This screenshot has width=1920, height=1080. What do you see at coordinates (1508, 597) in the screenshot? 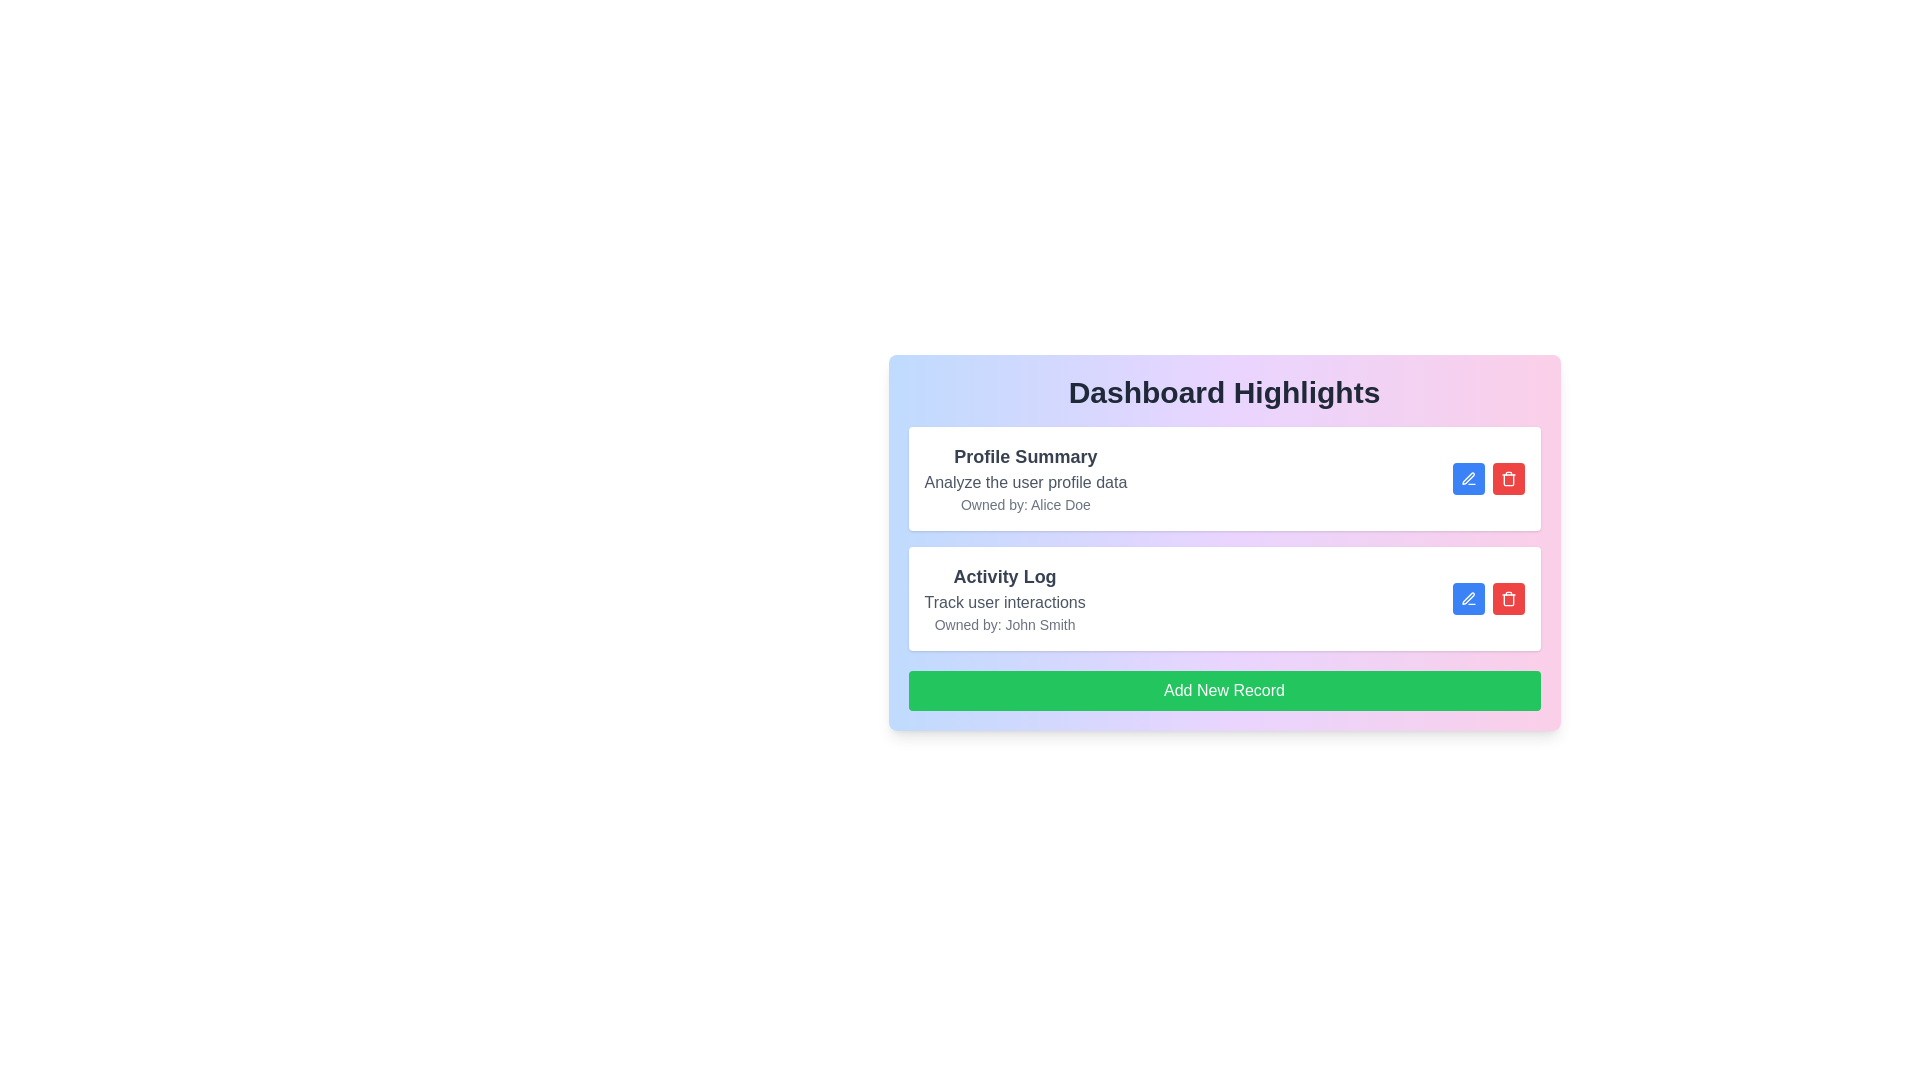
I see `the trash can icon embedded within the clickable button` at bounding box center [1508, 597].